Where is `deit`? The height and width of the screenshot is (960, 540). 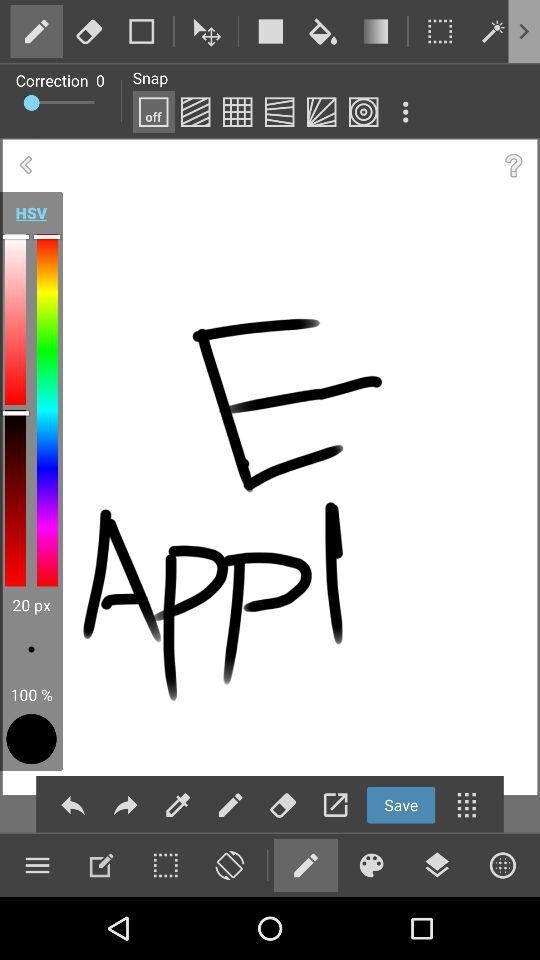
deit is located at coordinates (178, 805).